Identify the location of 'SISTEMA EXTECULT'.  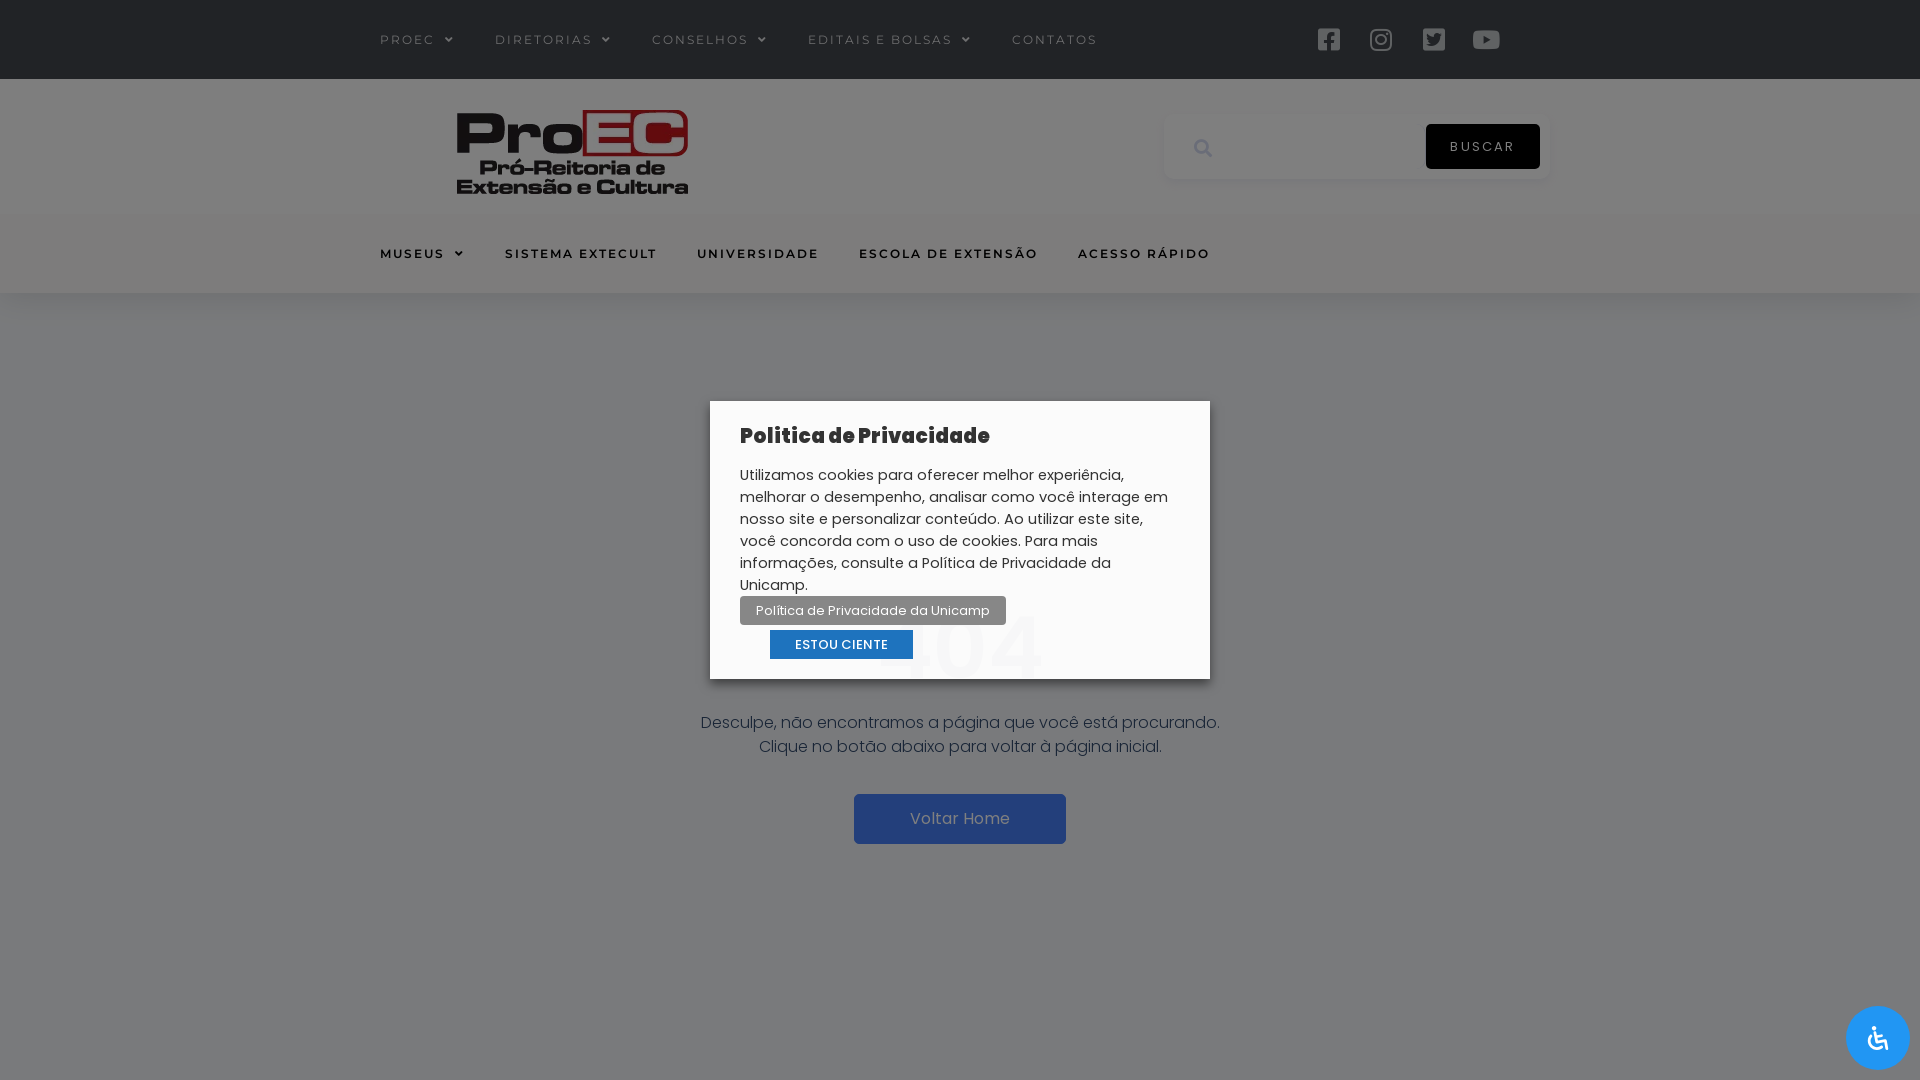
(579, 252).